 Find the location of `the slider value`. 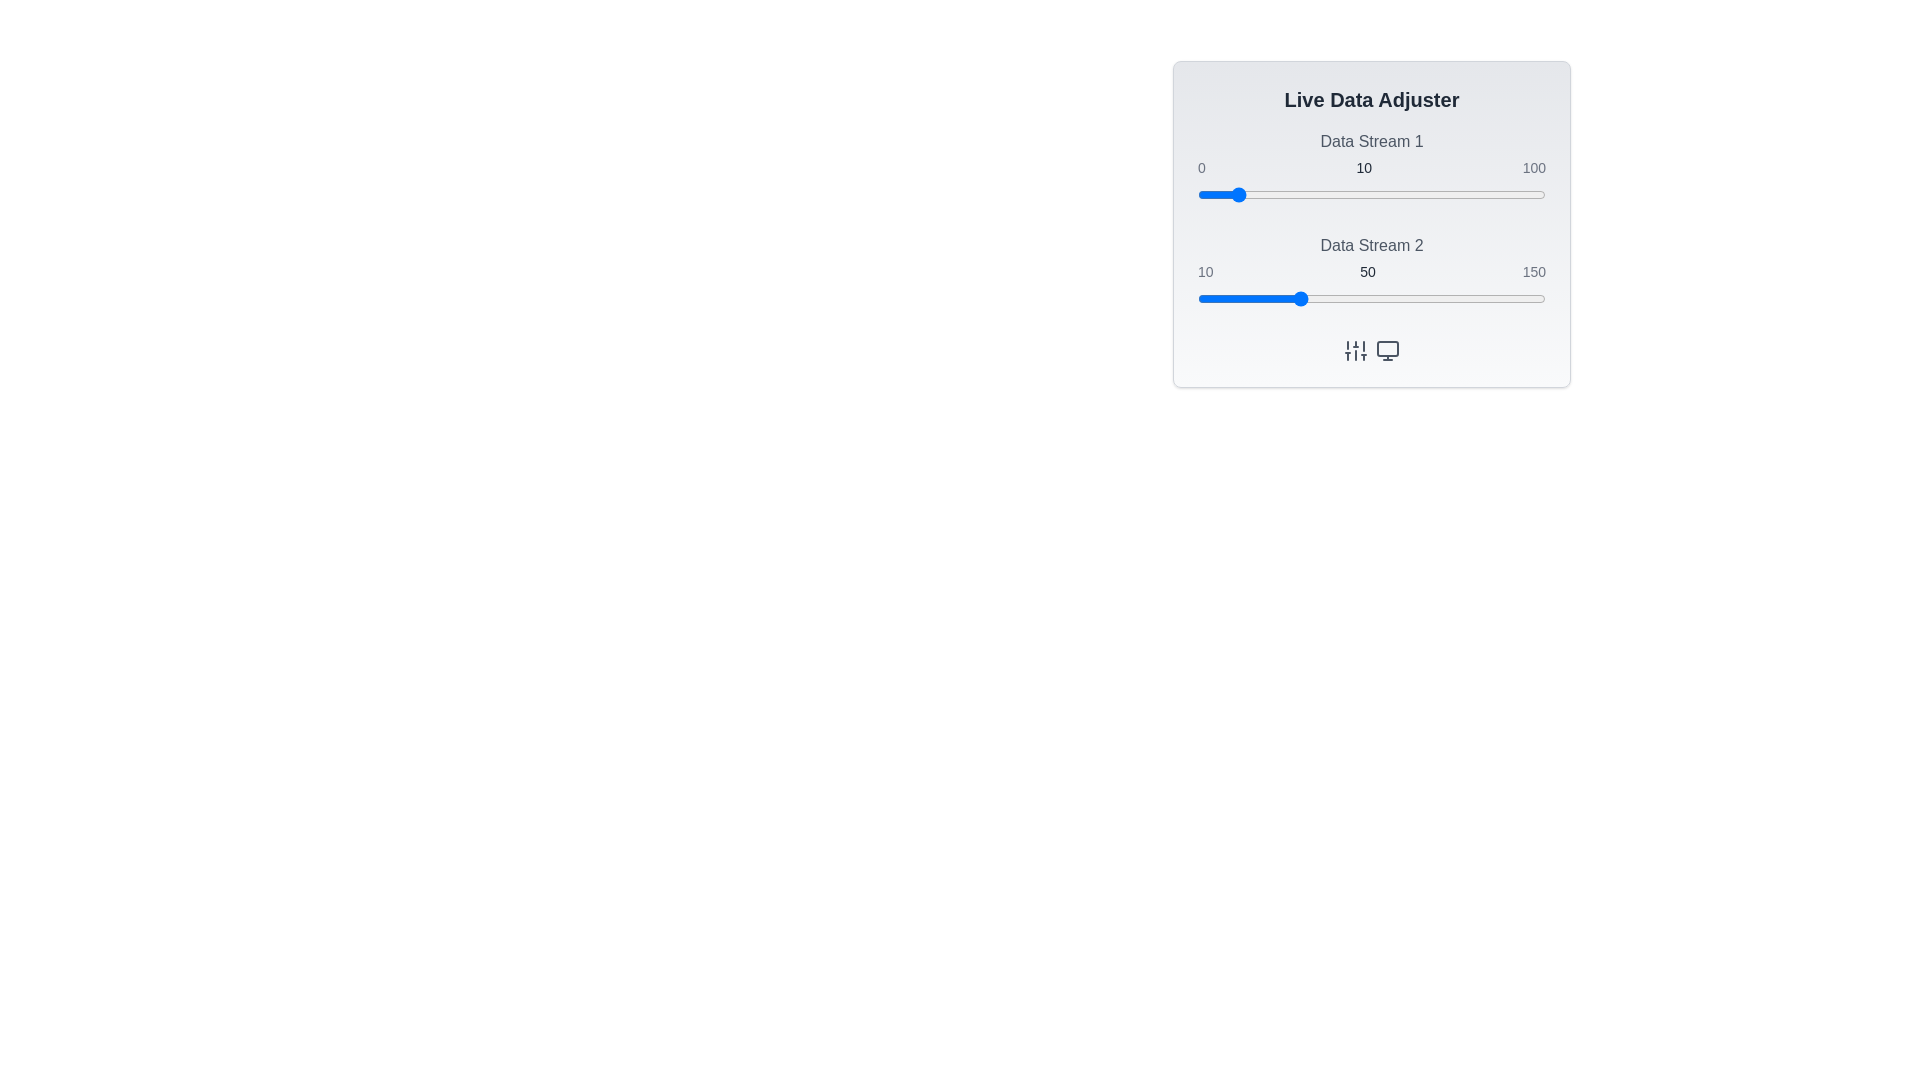

the slider value is located at coordinates (1229, 299).